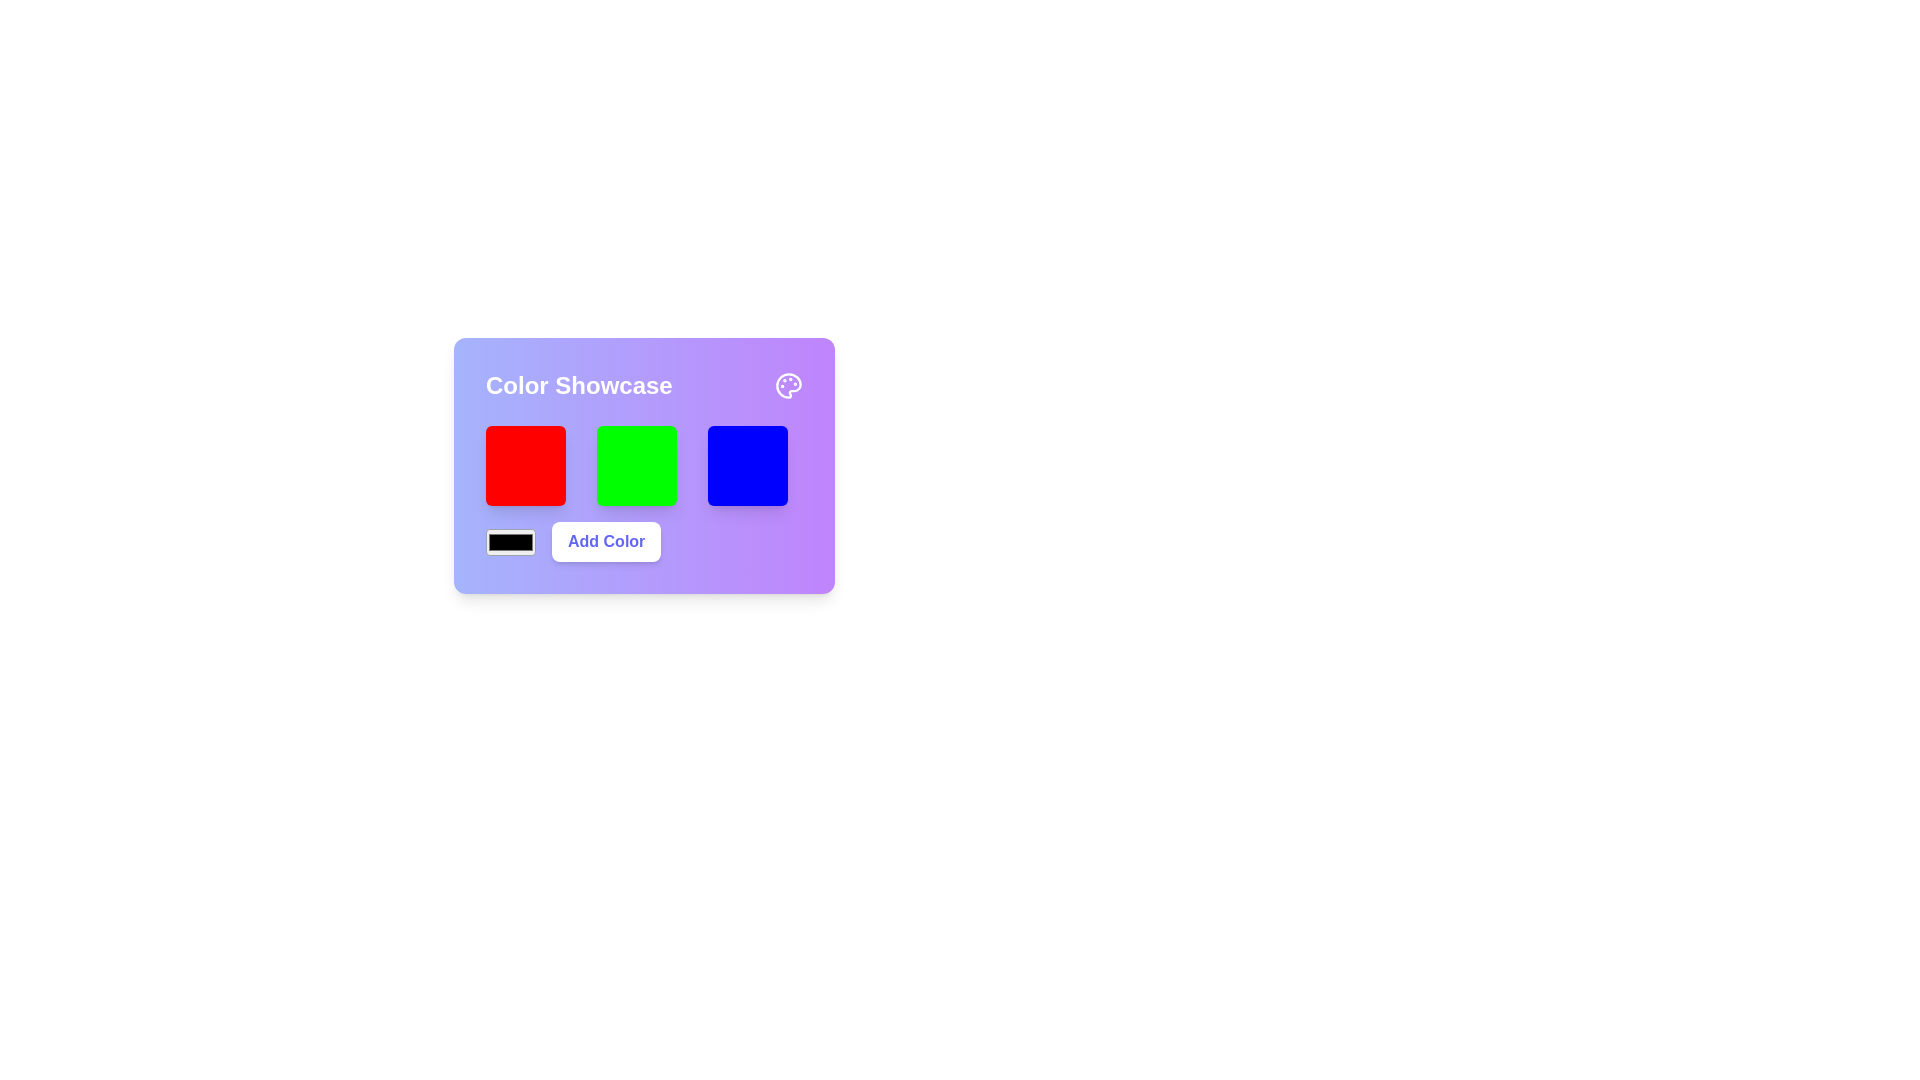 This screenshot has width=1920, height=1080. I want to click on the middle square of the Color display grid, which represents the green color, so click(644, 474).